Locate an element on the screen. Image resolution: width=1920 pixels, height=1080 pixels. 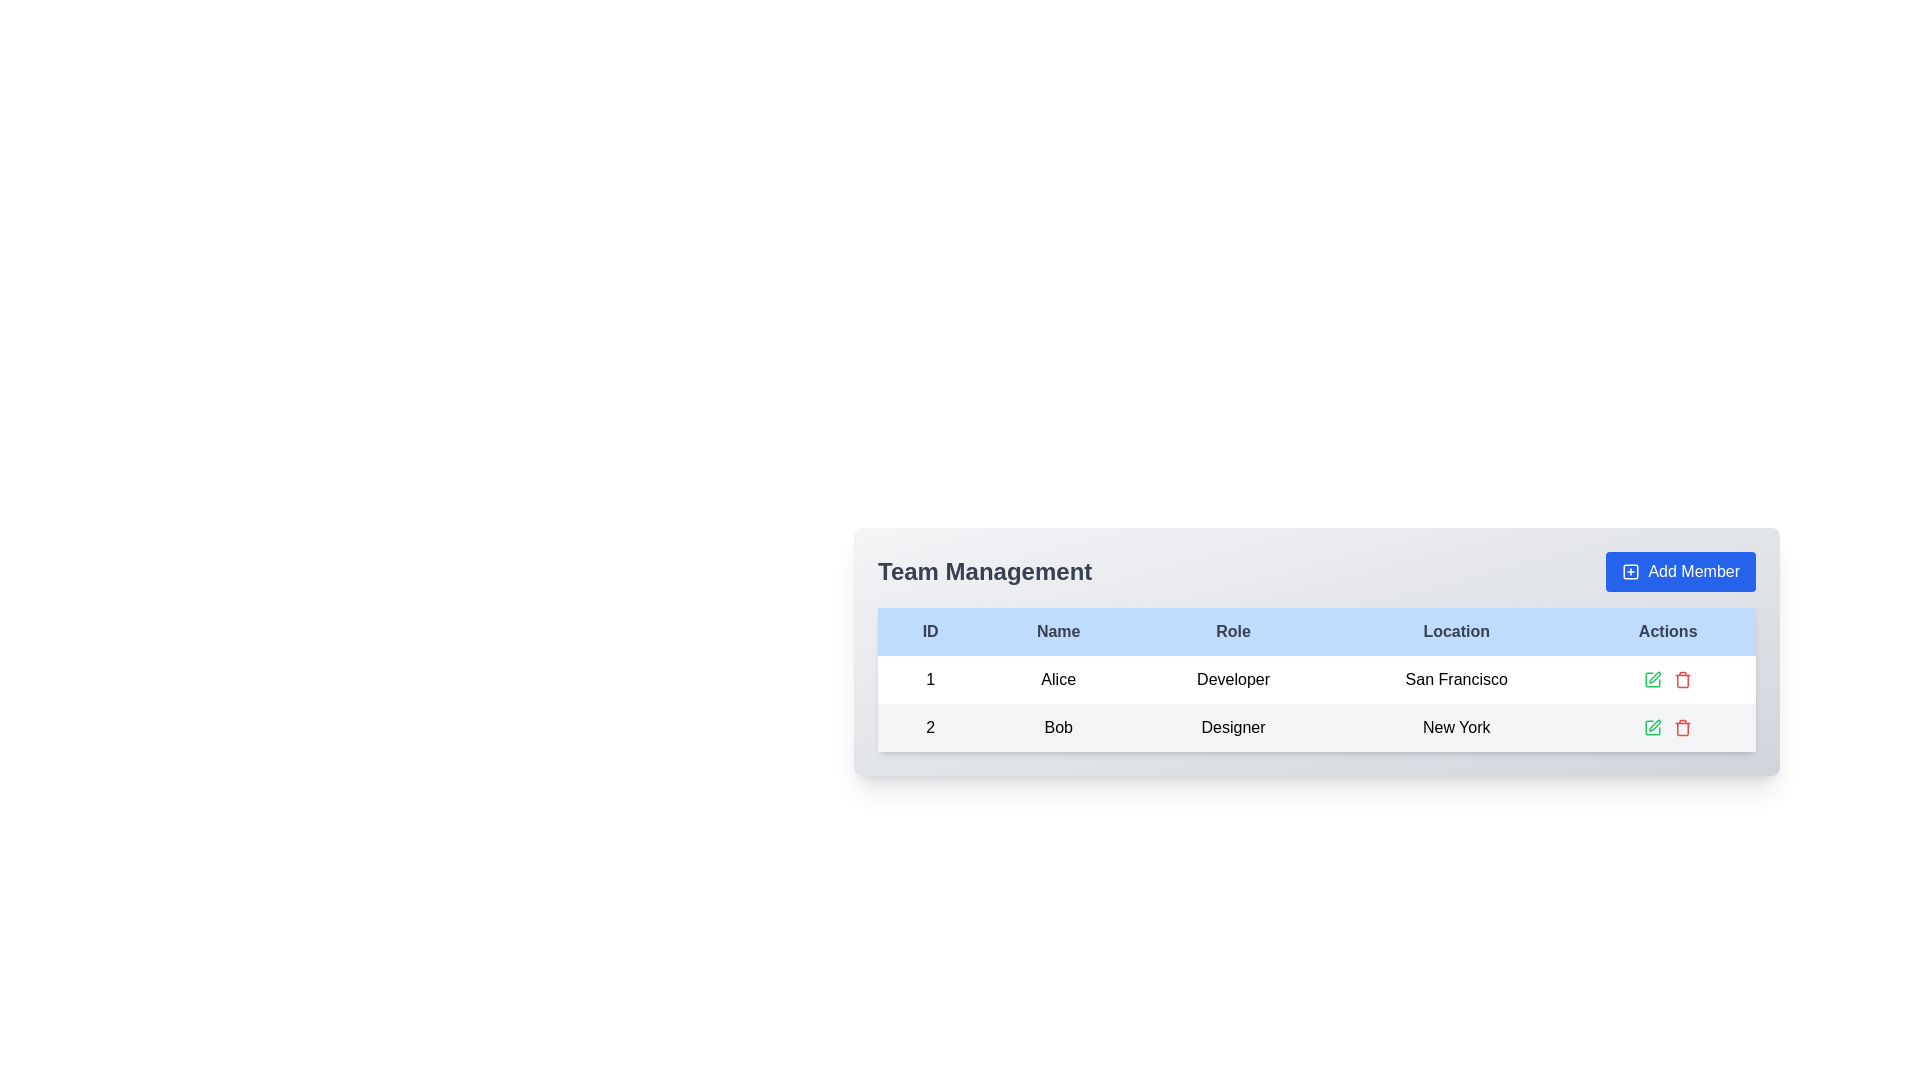
the 'Edit' action button located in the first position of the action icons in the second row of the table under the 'Actions' column is located at coordinates (1653, 678).